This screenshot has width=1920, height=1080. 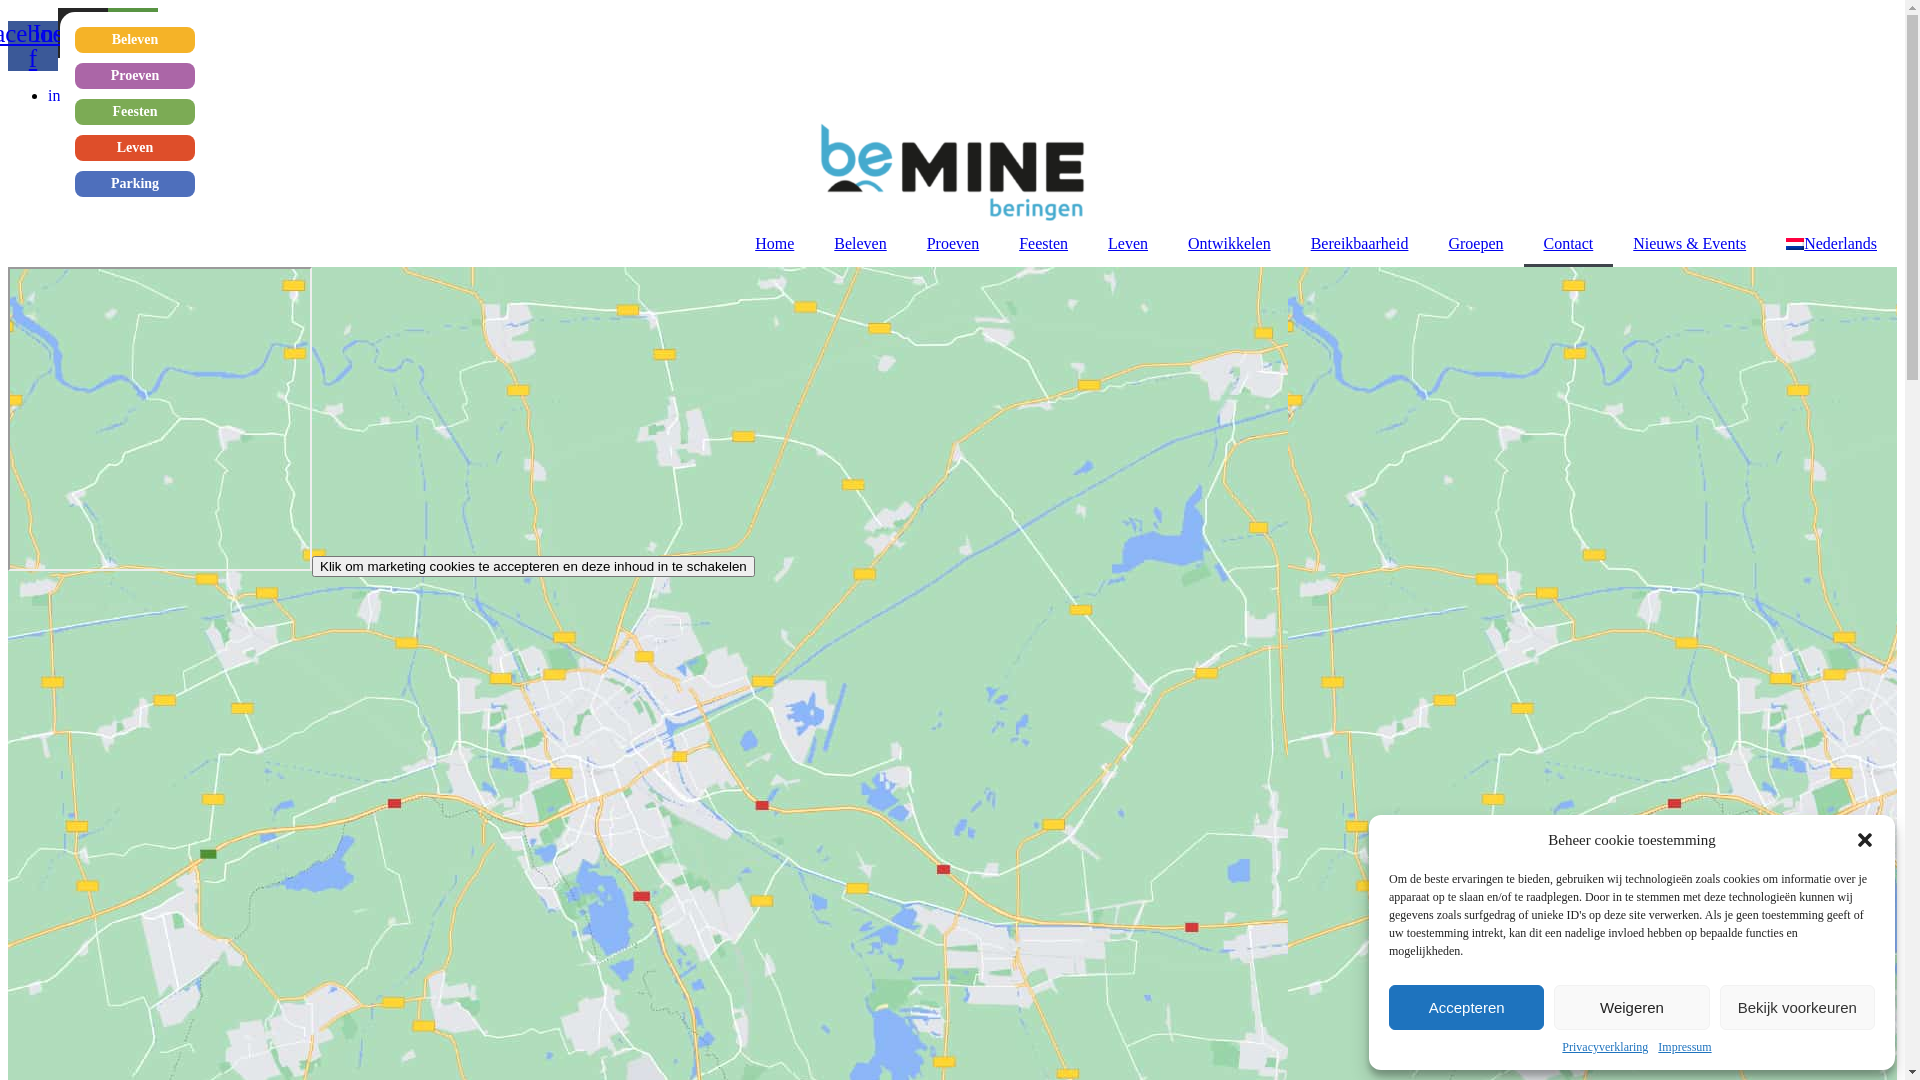 What do you see at coordinates (1522, 242) in the screenshot?
I see `'Contact'` at bounding box center [1522, 242].